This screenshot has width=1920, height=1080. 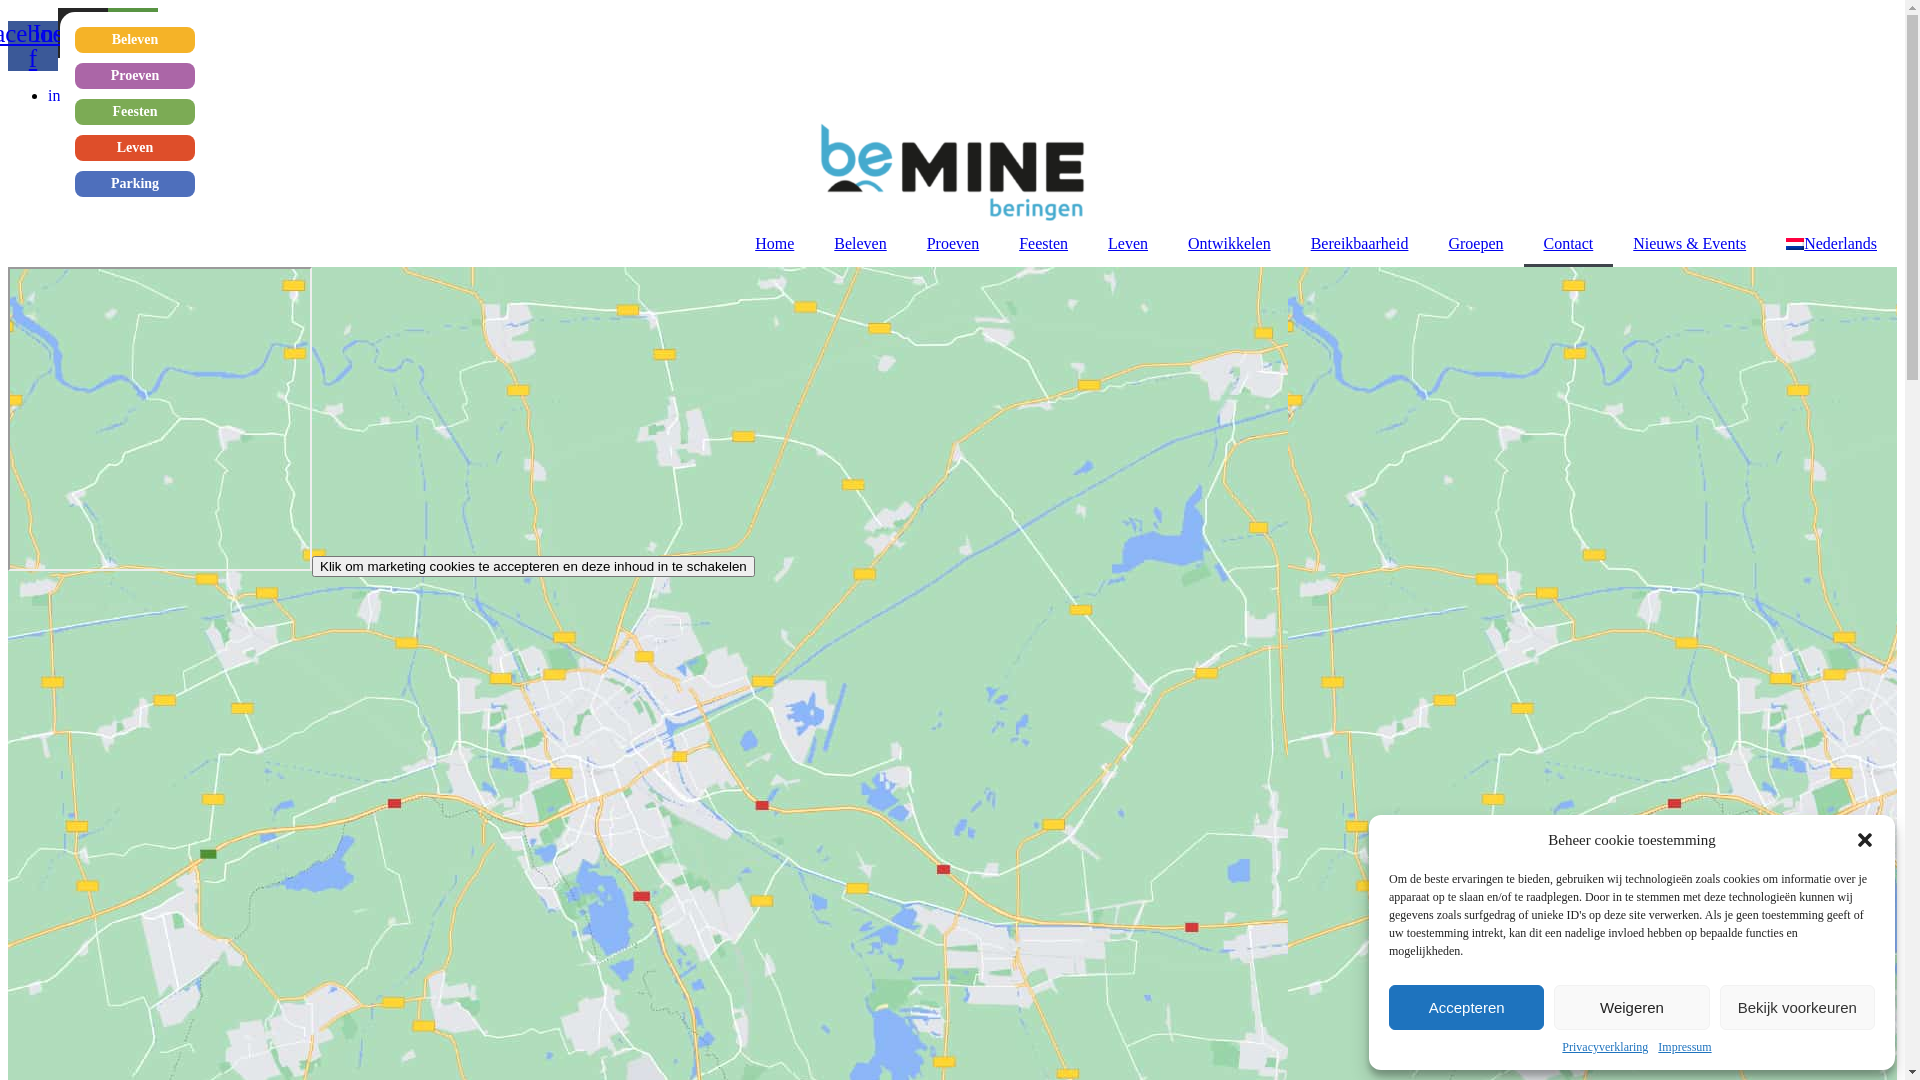 What do you see at coordinates (1522, 242) in the screenshot?
I see `'Contact'` at bounding box center [1522, 242].